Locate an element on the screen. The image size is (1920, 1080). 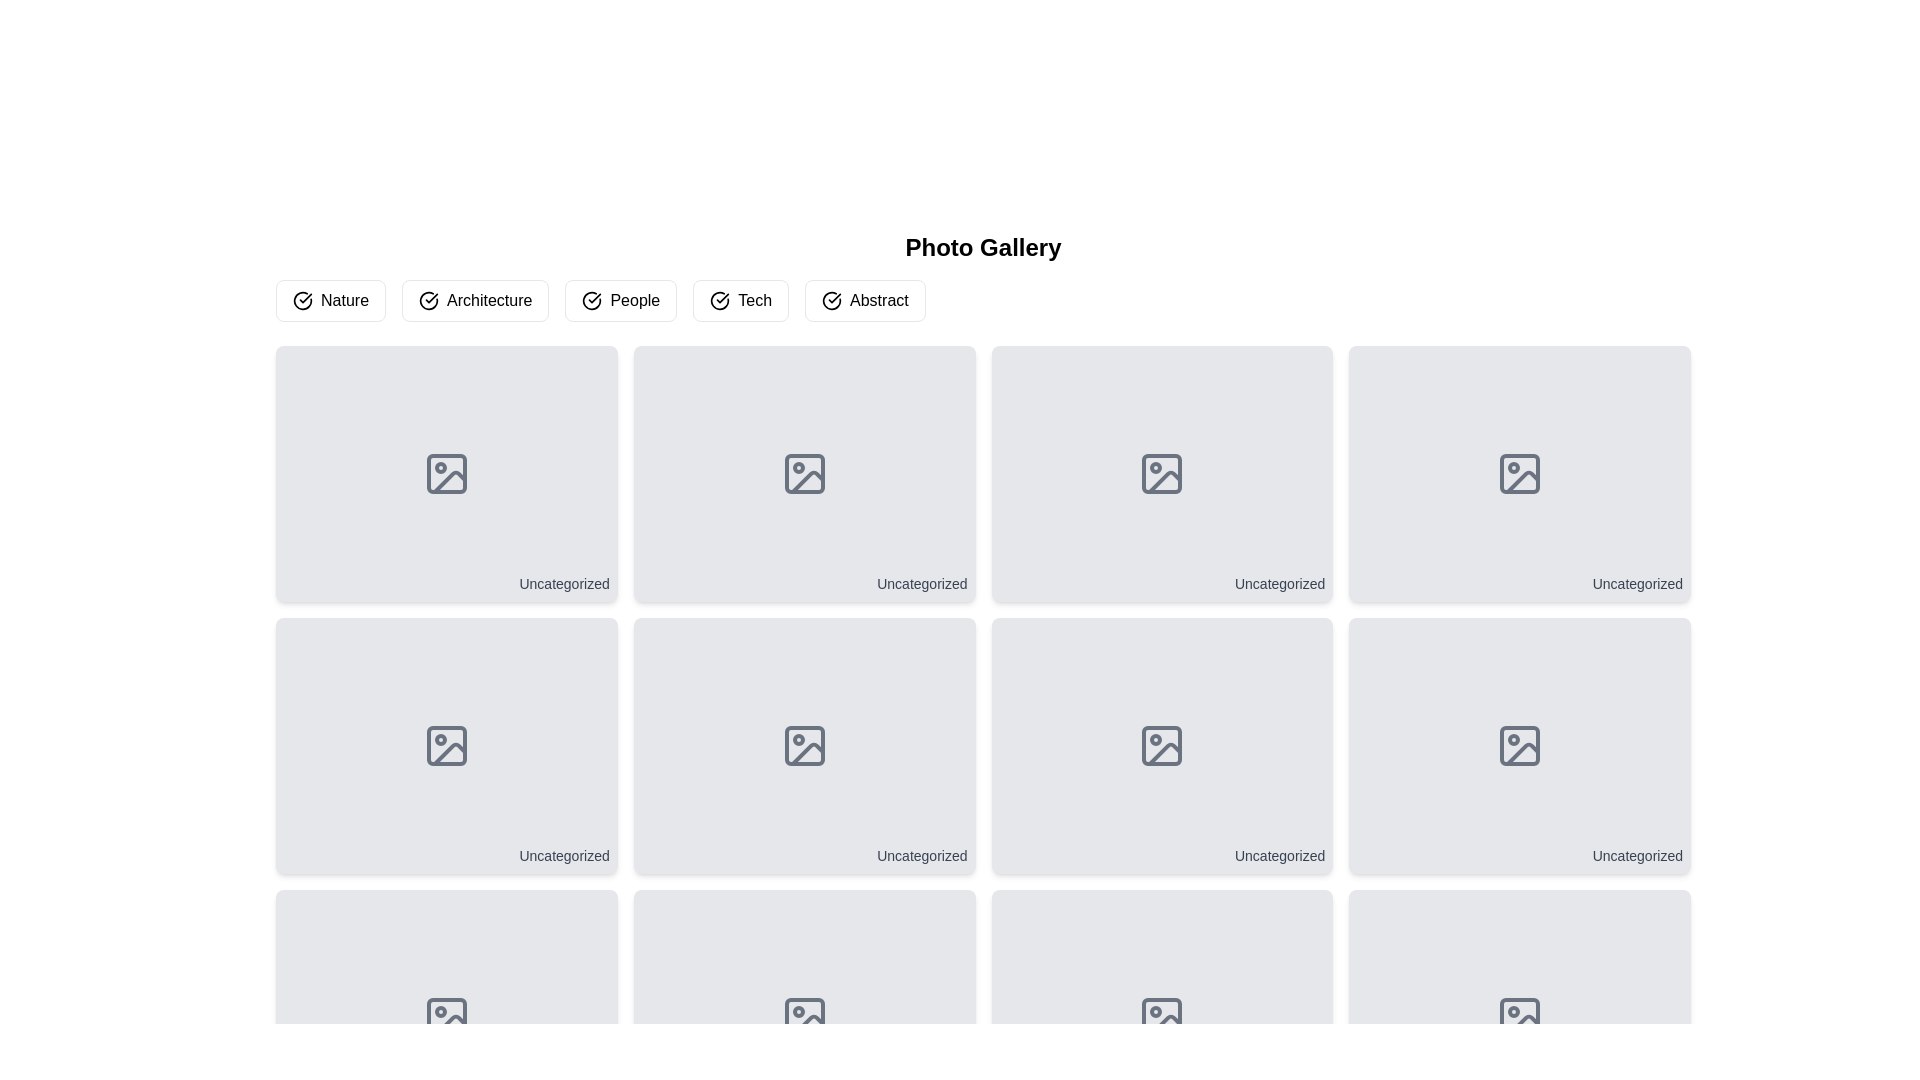
the circular check icon with a thin black outline located at the left edge of the 'Abstract' button in the header is located at coordinates (831, 300).